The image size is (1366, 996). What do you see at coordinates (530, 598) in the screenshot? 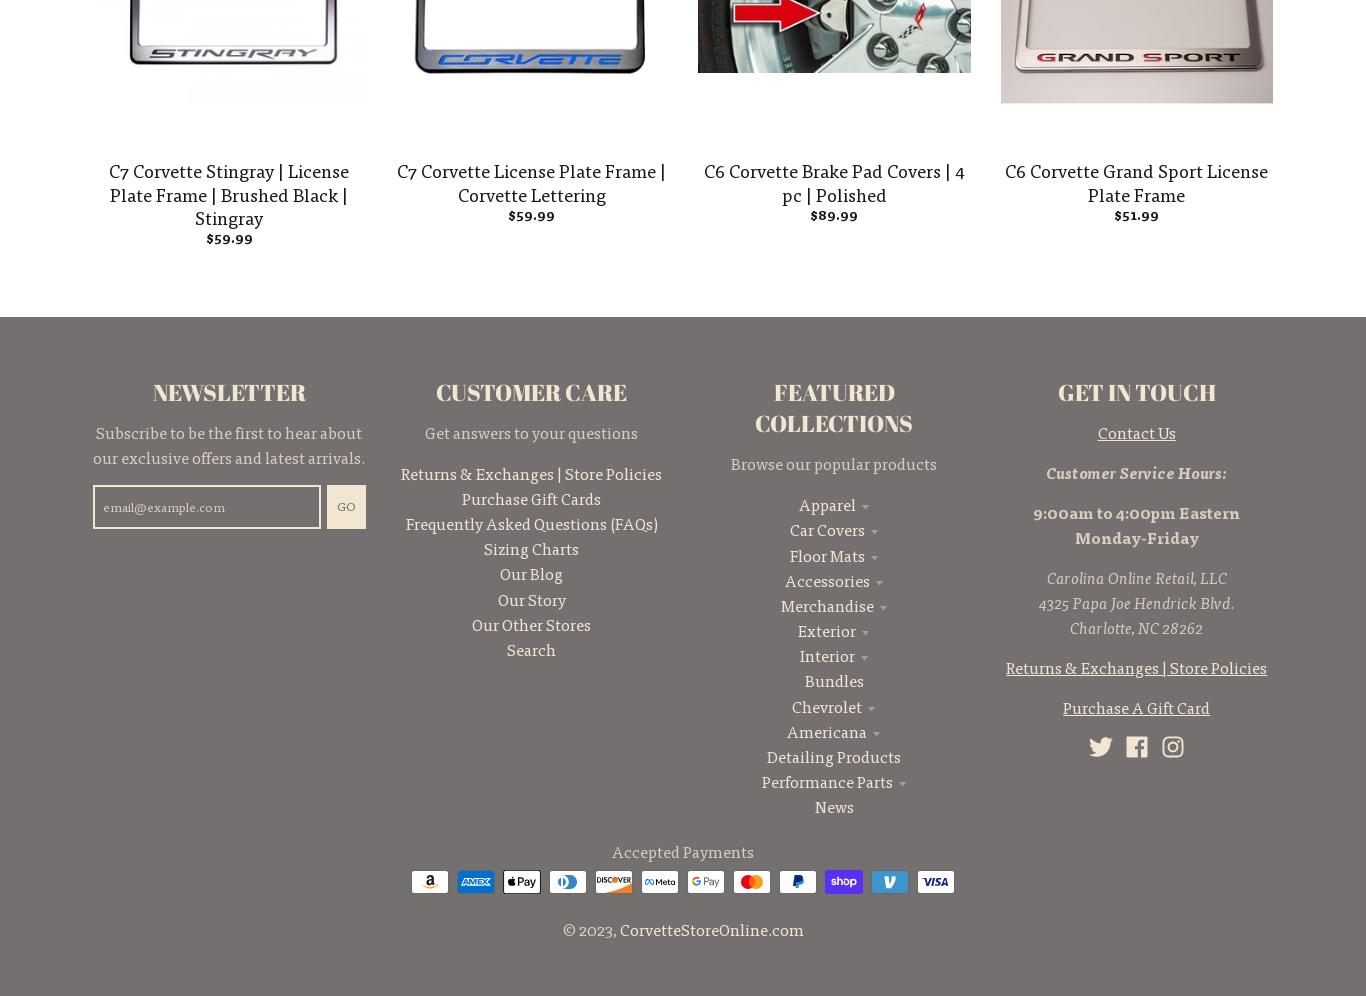
I see `'Our Story'` at bounding box center [530, 598].